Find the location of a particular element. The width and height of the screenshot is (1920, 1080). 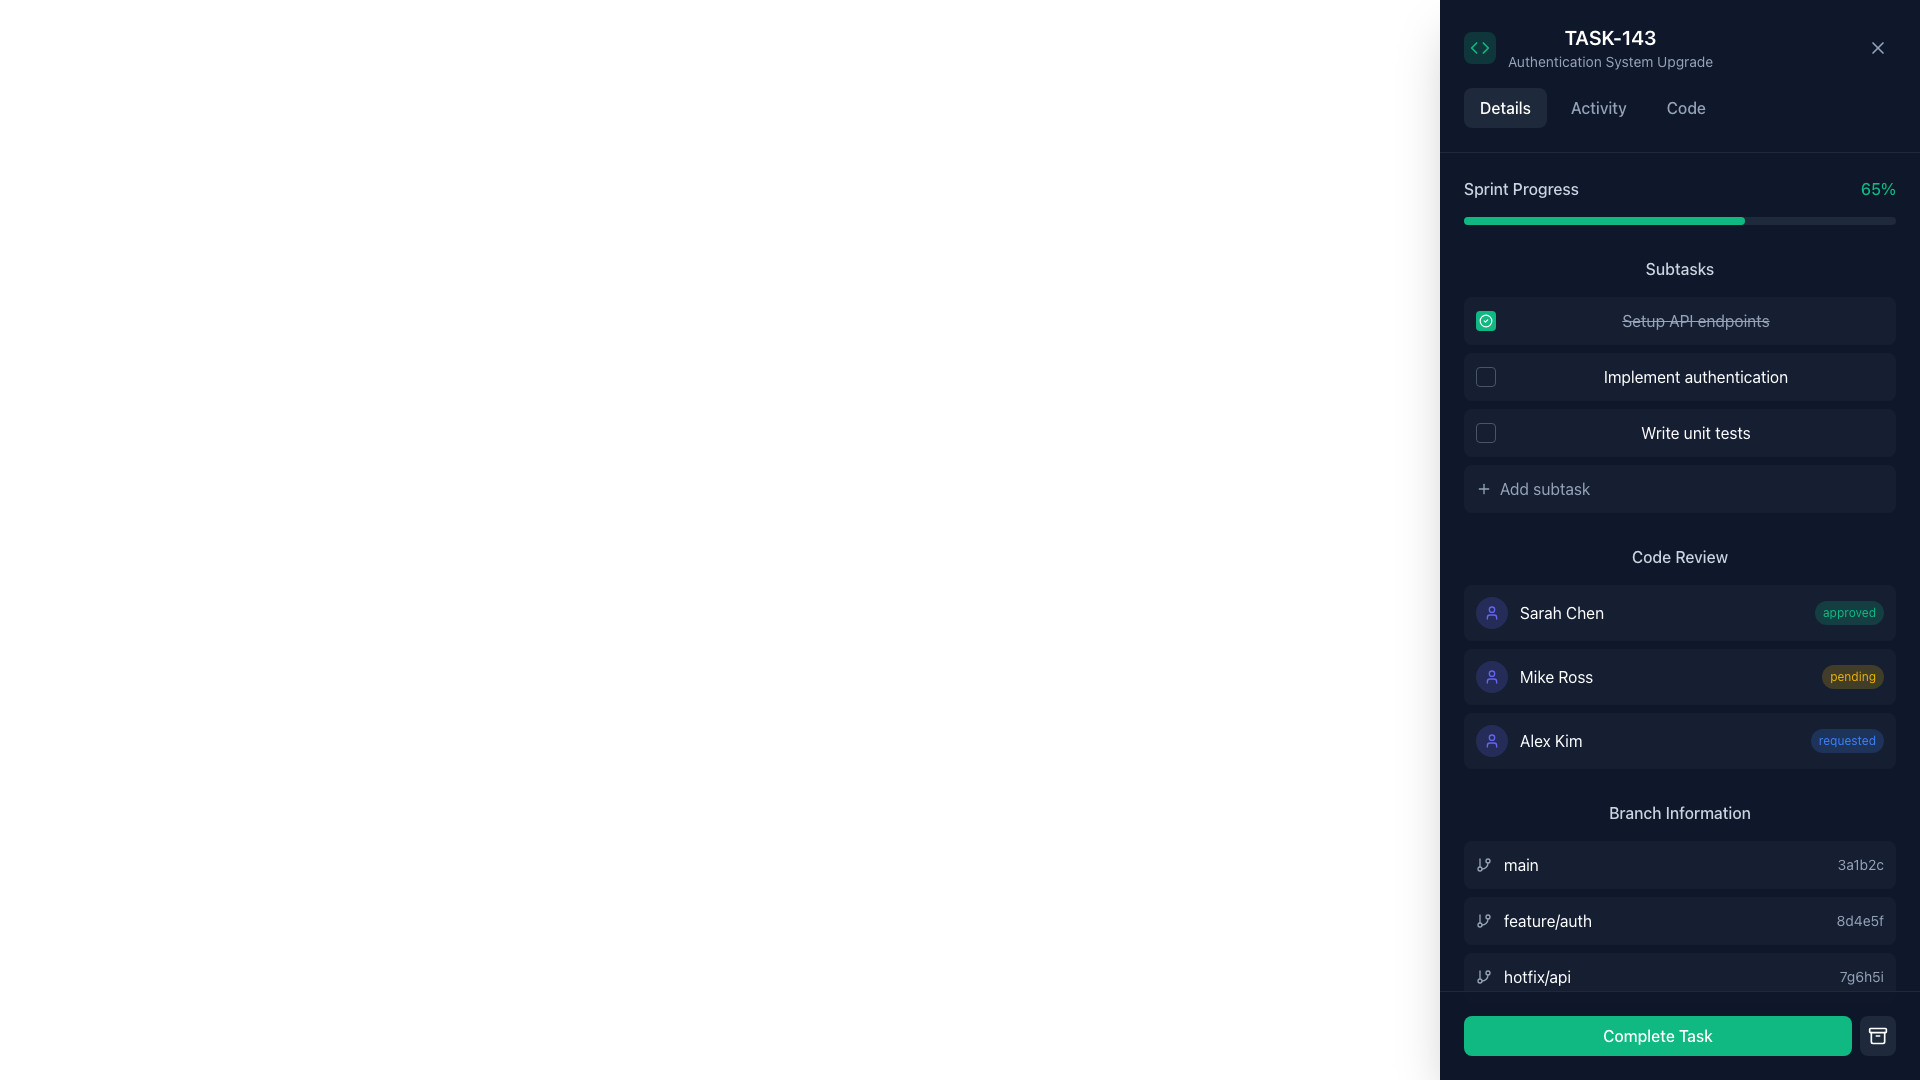

the circular user icon graphic with a dark background and indigo tones, located to the left of the 'Mike Ross' text in the user profile section of the 'Code Review' area is located at coordinates (1492, 676).